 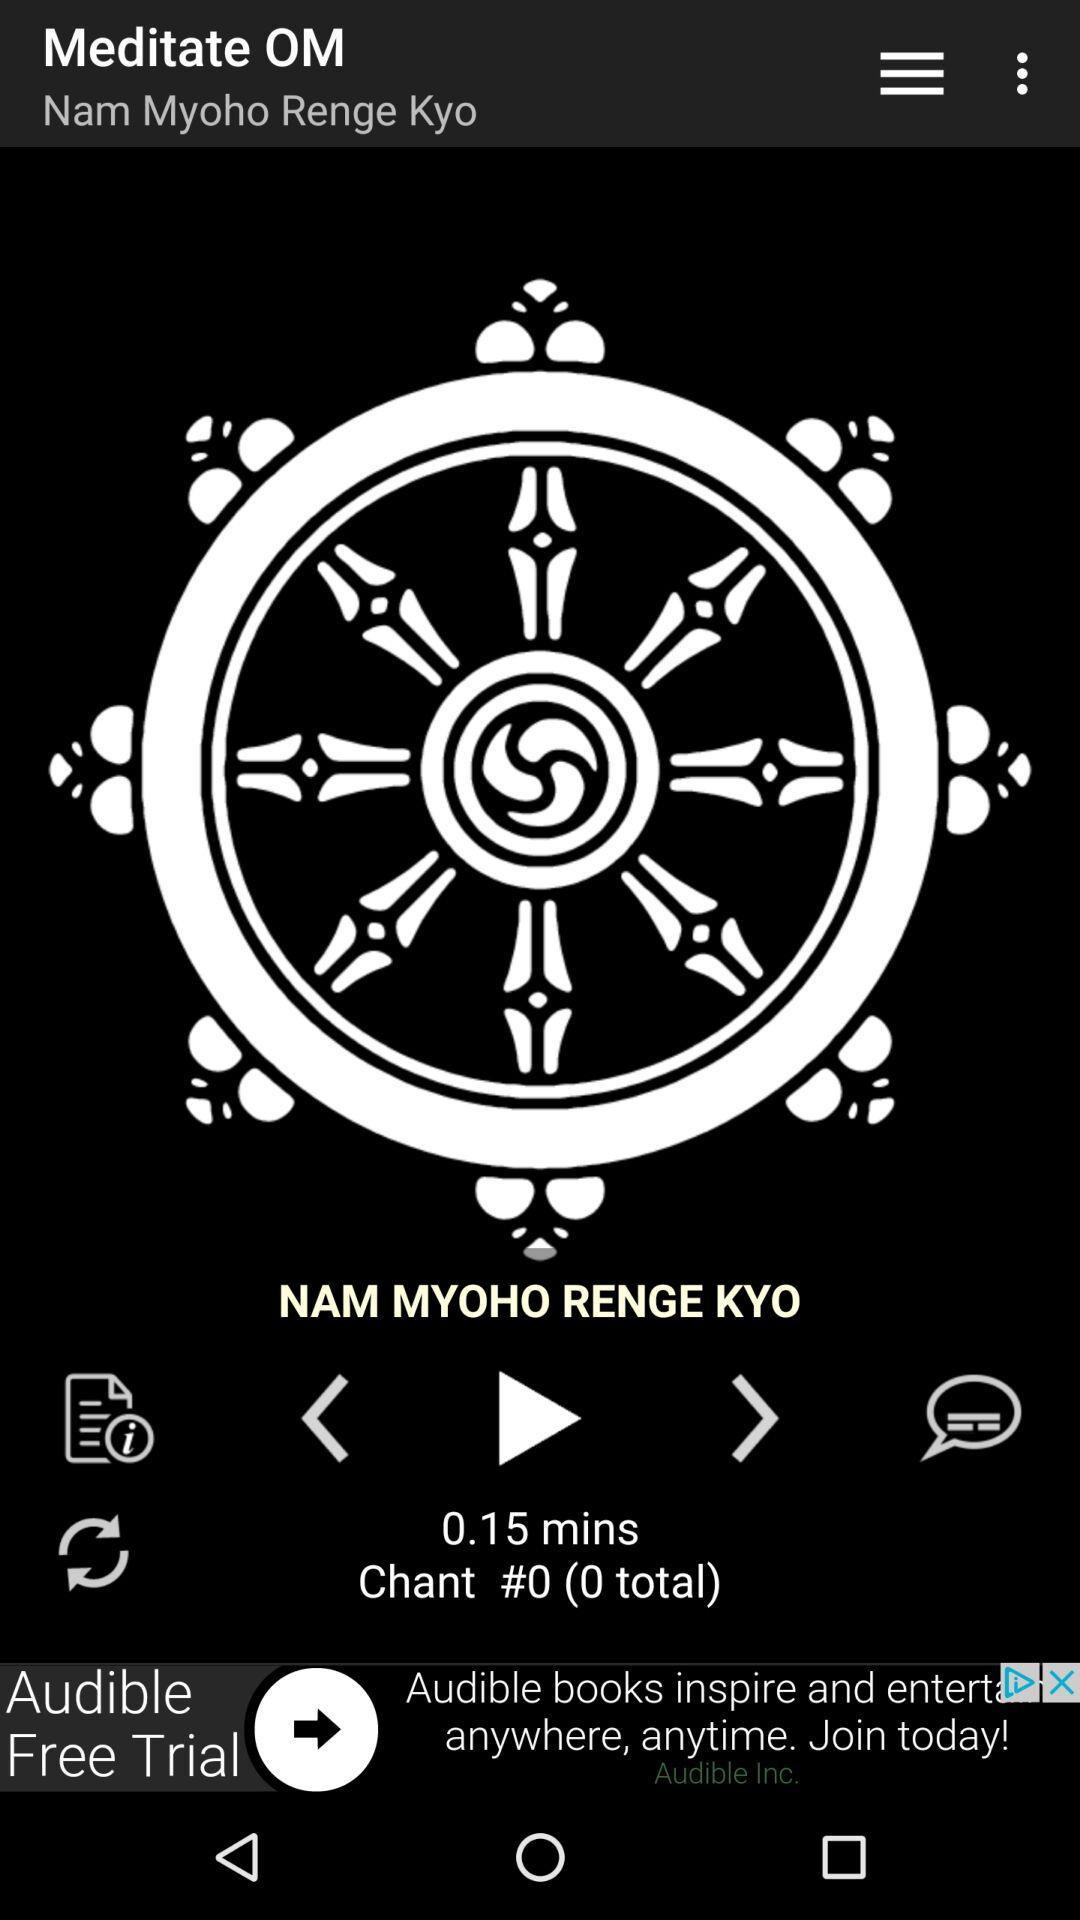 I want to click on the chat icon, so click(x=969, y=1417).